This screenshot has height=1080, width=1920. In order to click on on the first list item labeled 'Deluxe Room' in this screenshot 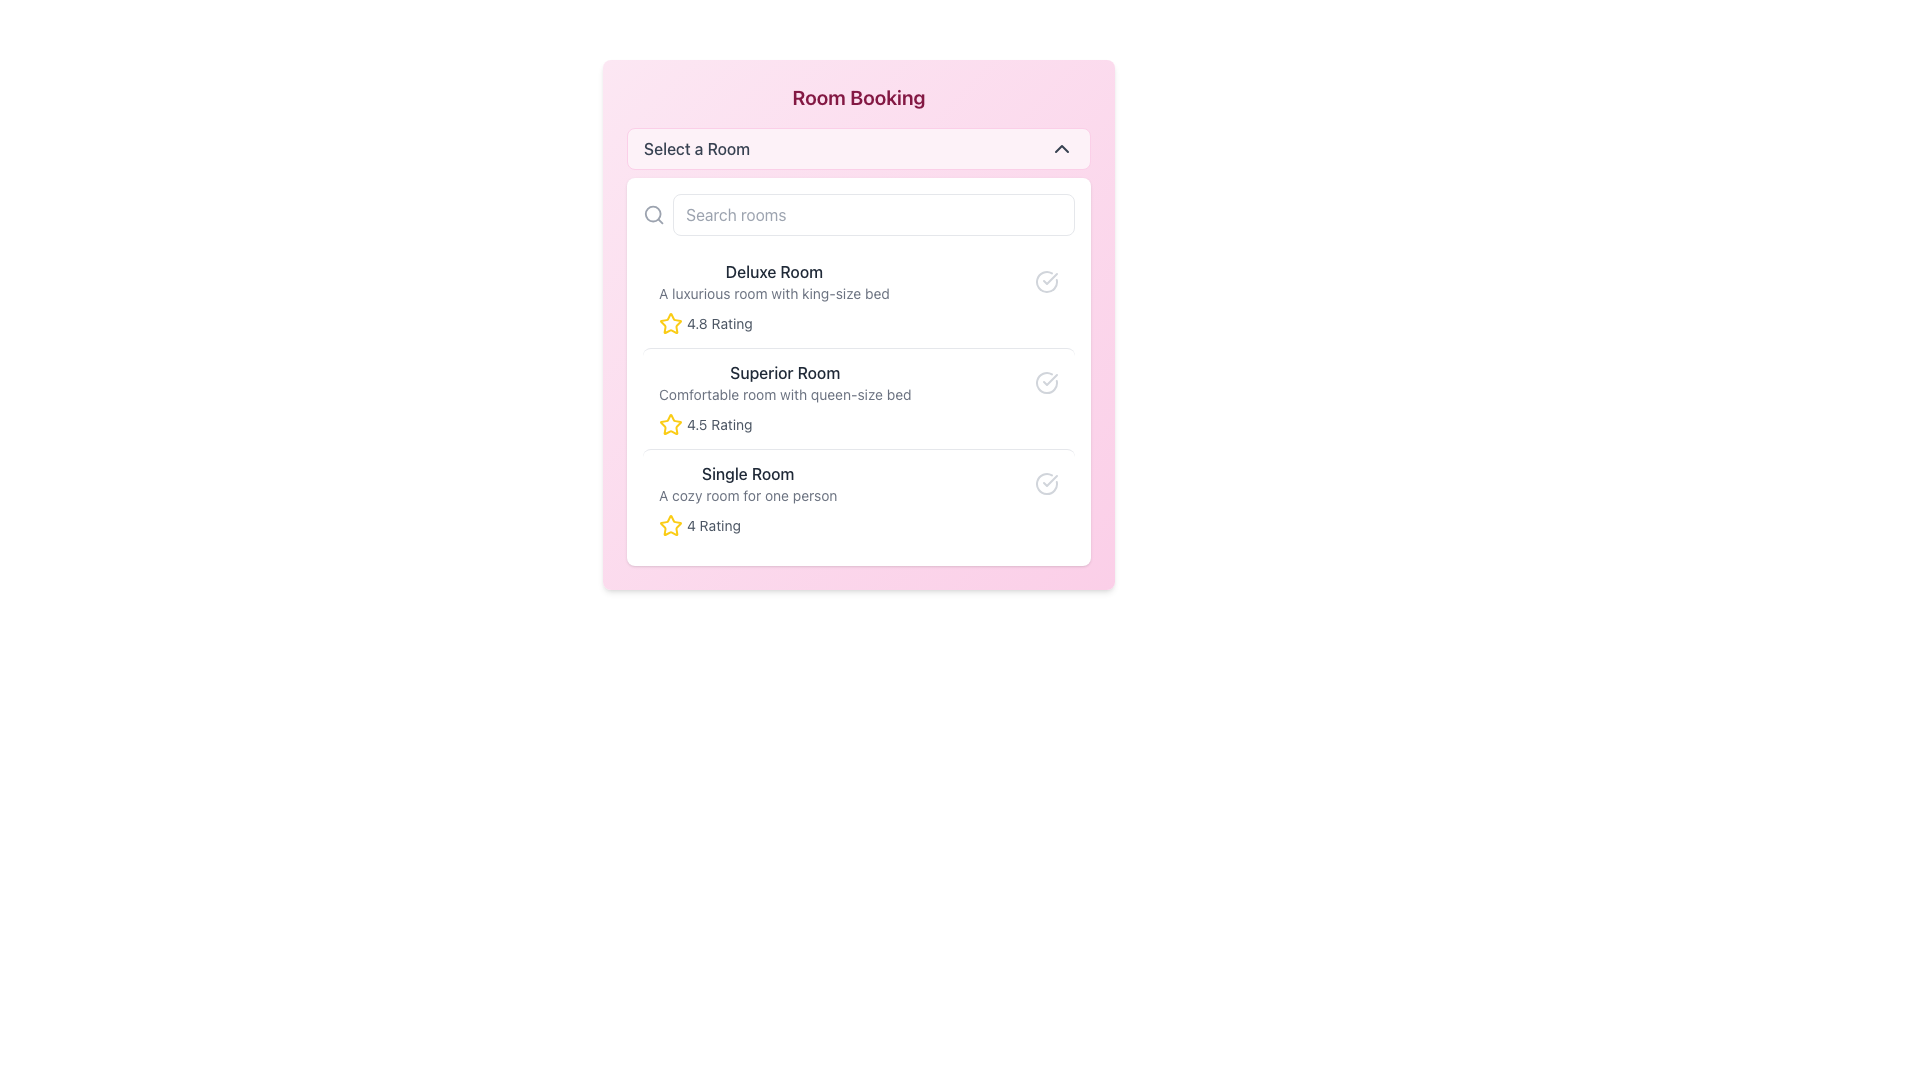, I will do `click(859, 281)`.